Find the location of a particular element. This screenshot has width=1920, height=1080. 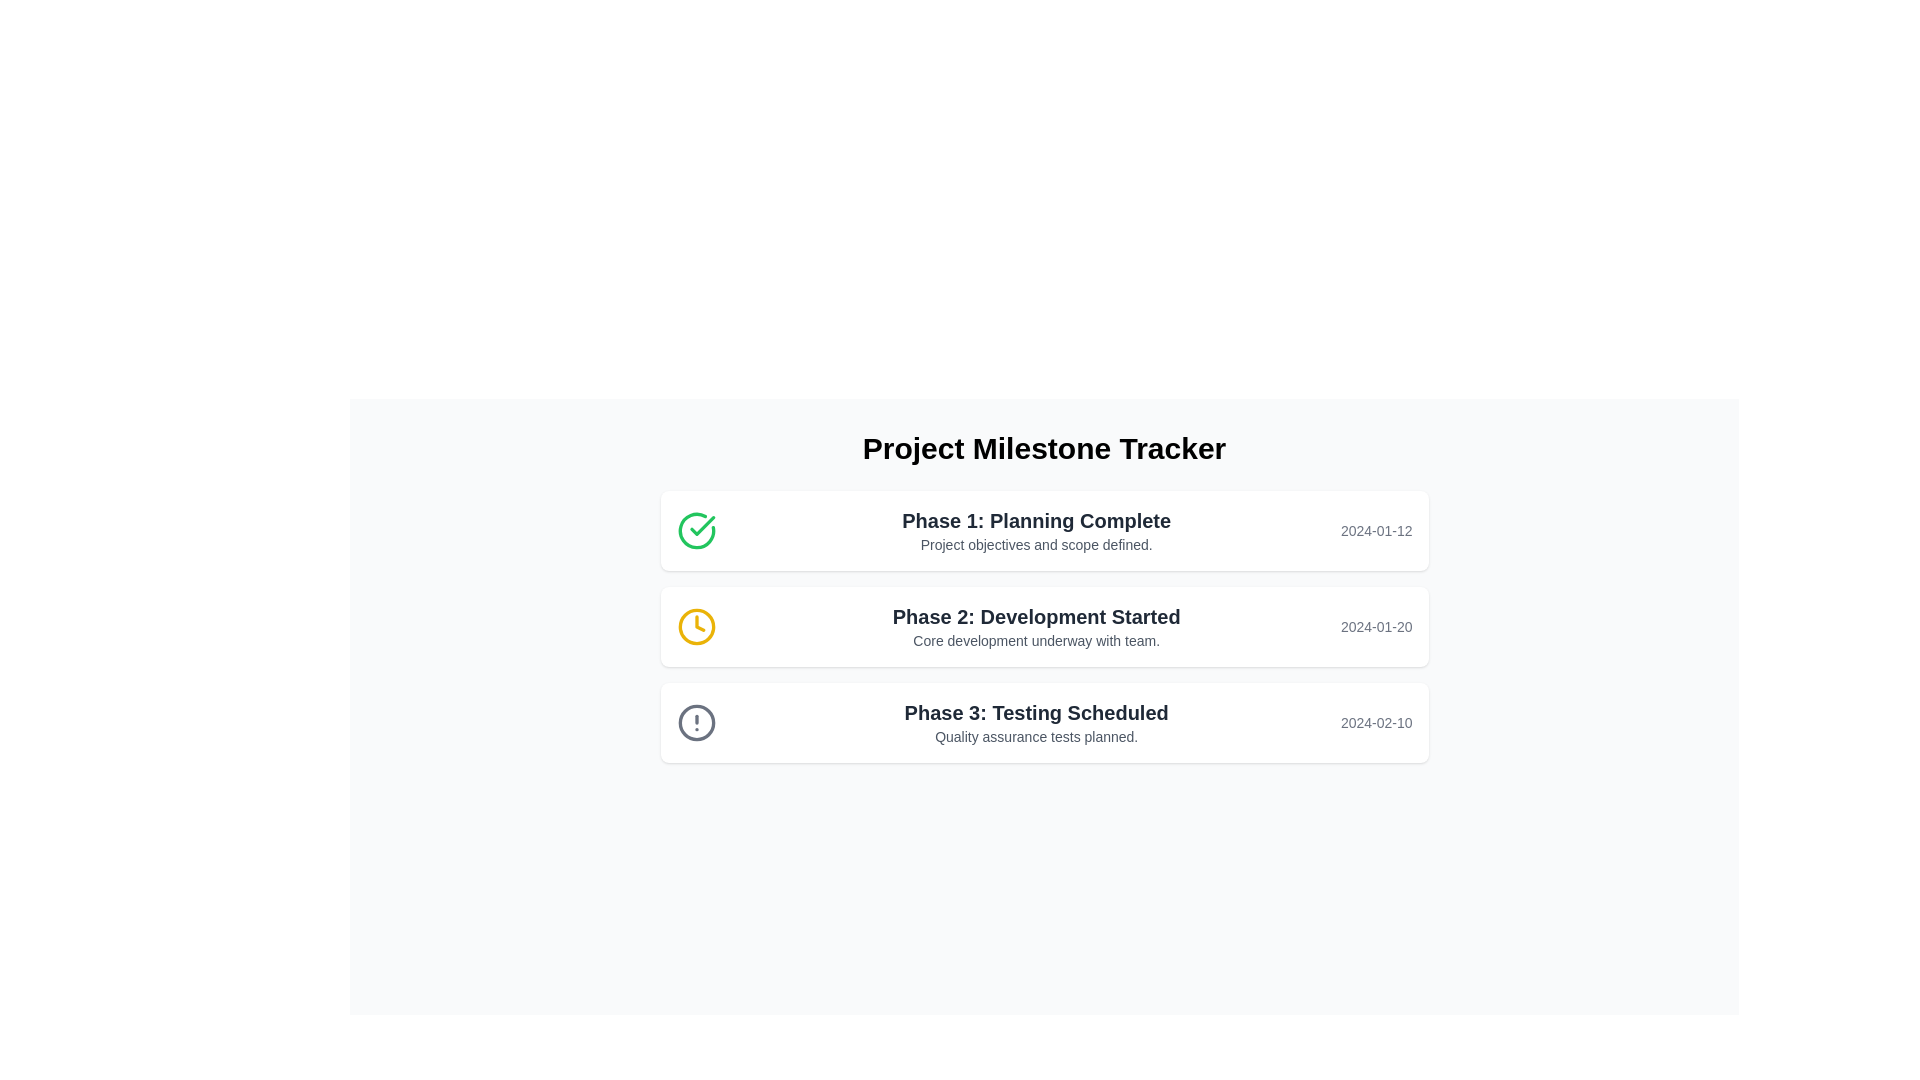

the header text that indicates the purpose of the application, which is tracking project milestones is located at coordinates (1043, 447).